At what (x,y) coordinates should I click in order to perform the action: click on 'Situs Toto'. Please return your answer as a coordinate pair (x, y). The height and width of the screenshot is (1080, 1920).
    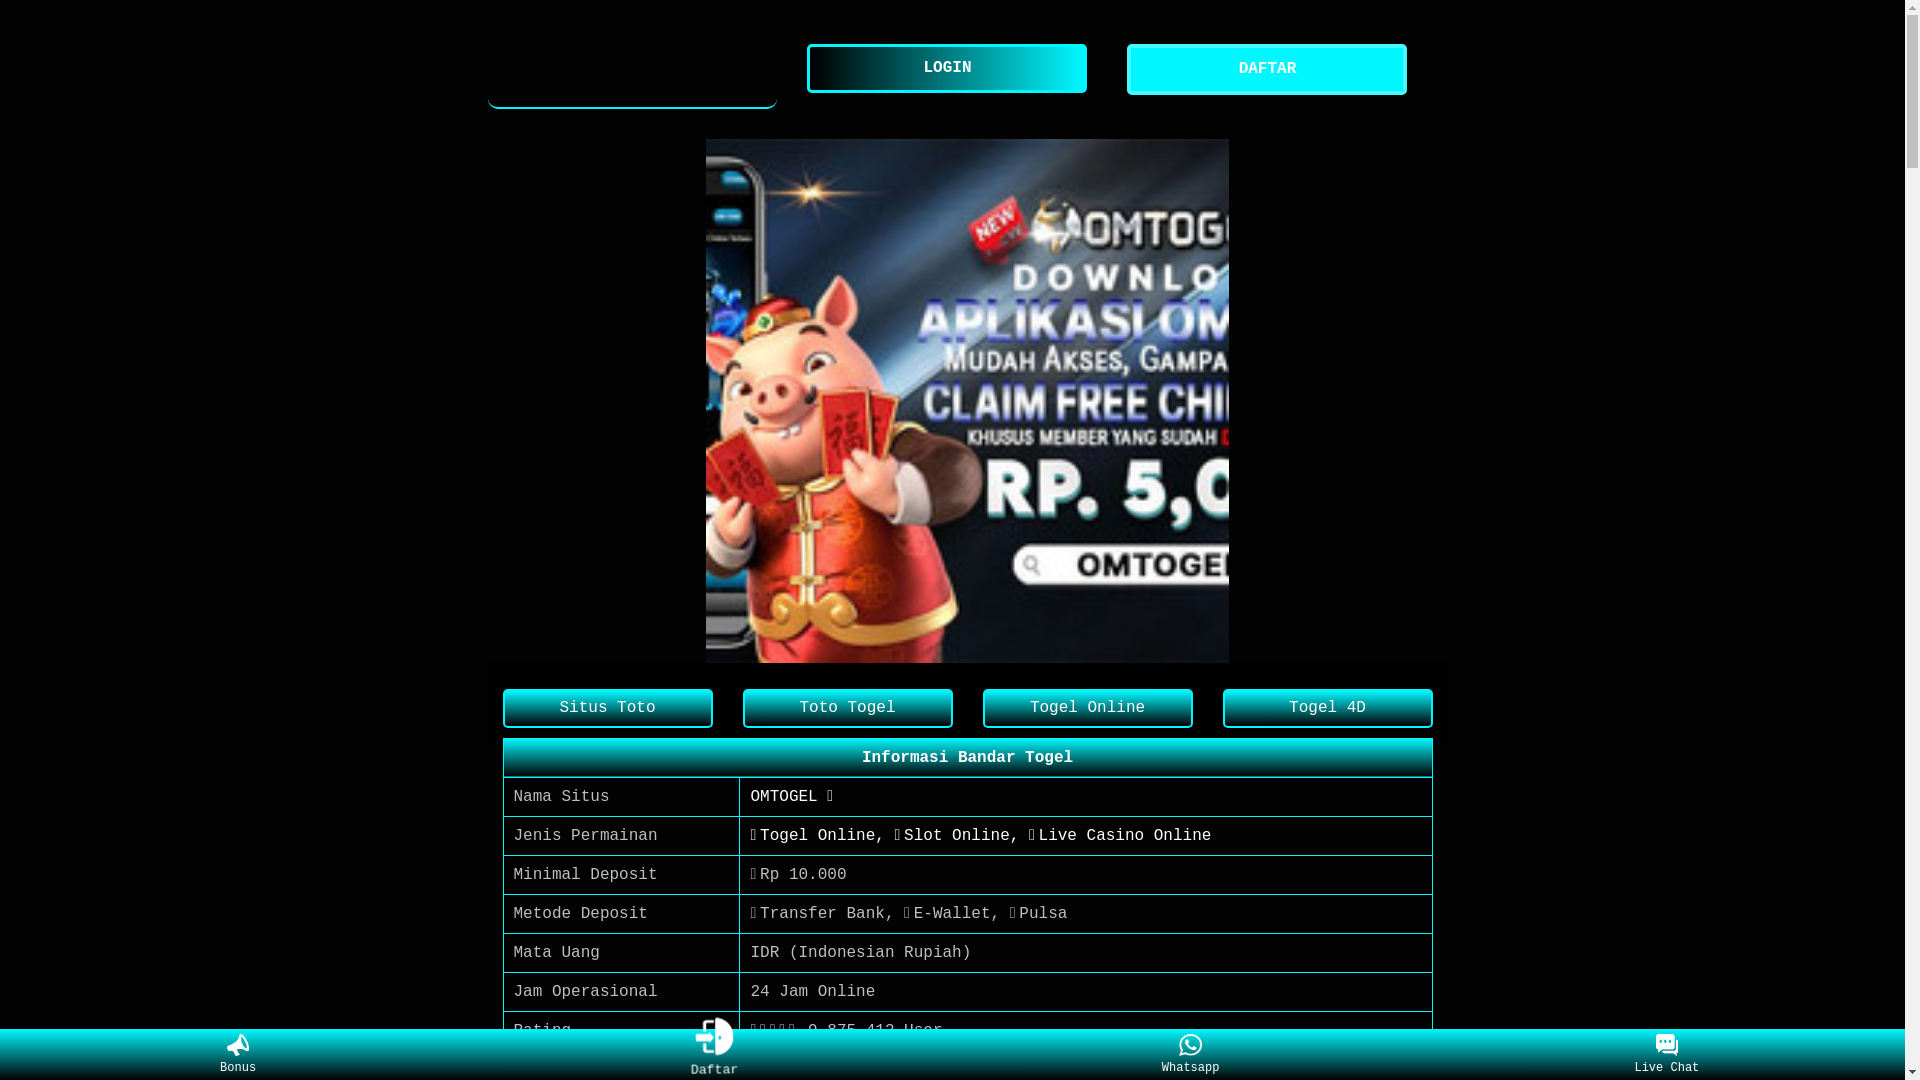
    Looking at the image, I should click on (605, 707).